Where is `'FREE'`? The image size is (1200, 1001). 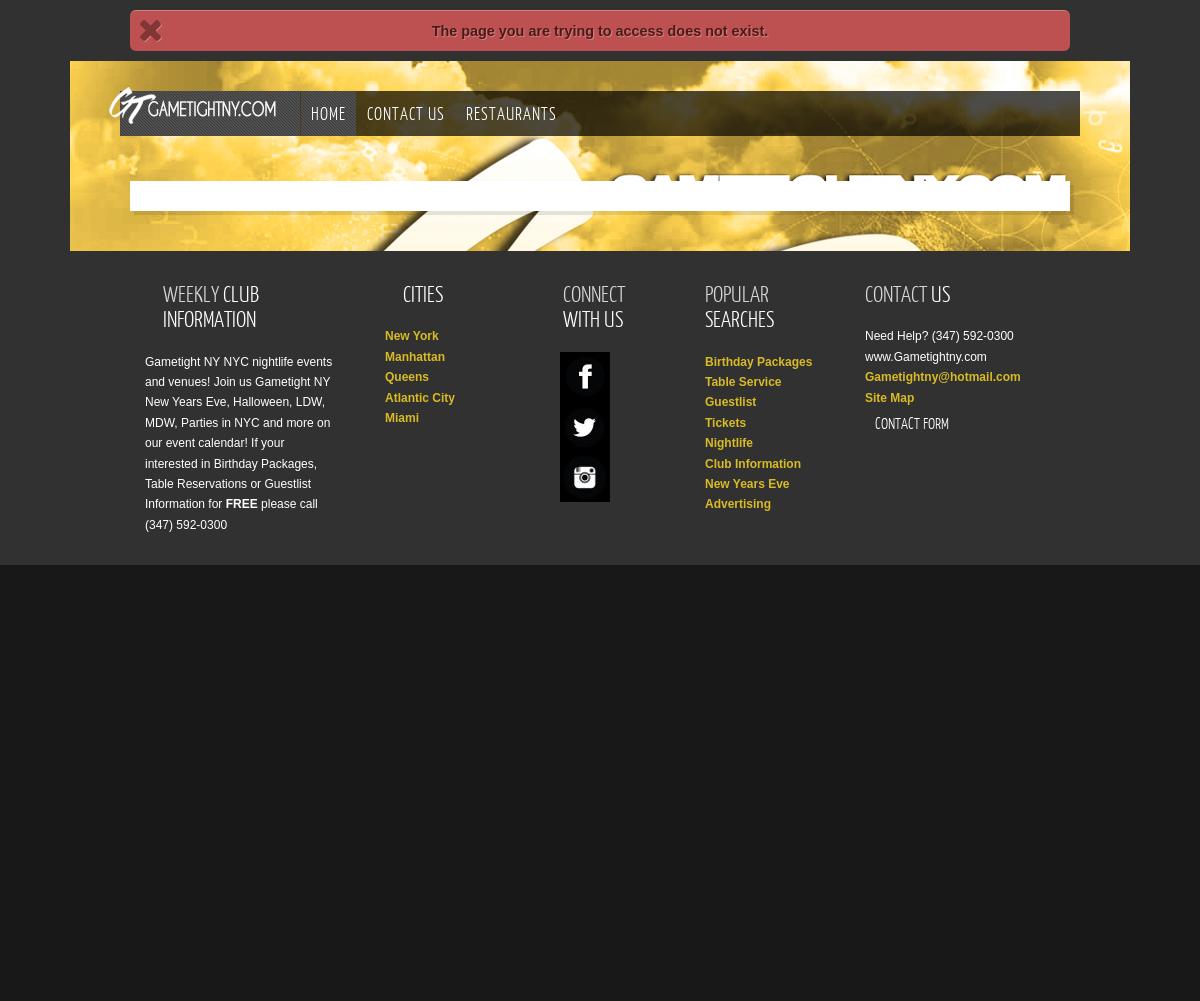 'FREE' is located at coordinates (224, 503).